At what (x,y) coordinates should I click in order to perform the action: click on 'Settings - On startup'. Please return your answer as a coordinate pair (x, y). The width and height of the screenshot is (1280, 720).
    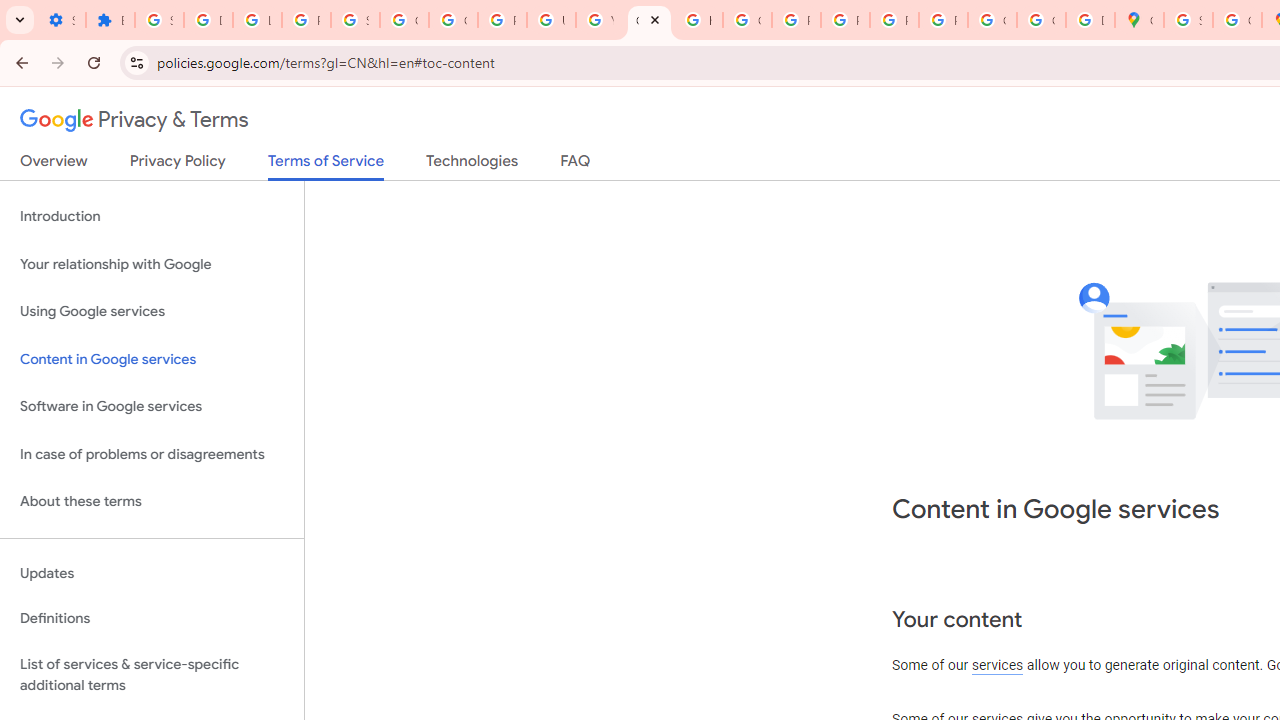
    Looking at the image, I should click on (61, 20).